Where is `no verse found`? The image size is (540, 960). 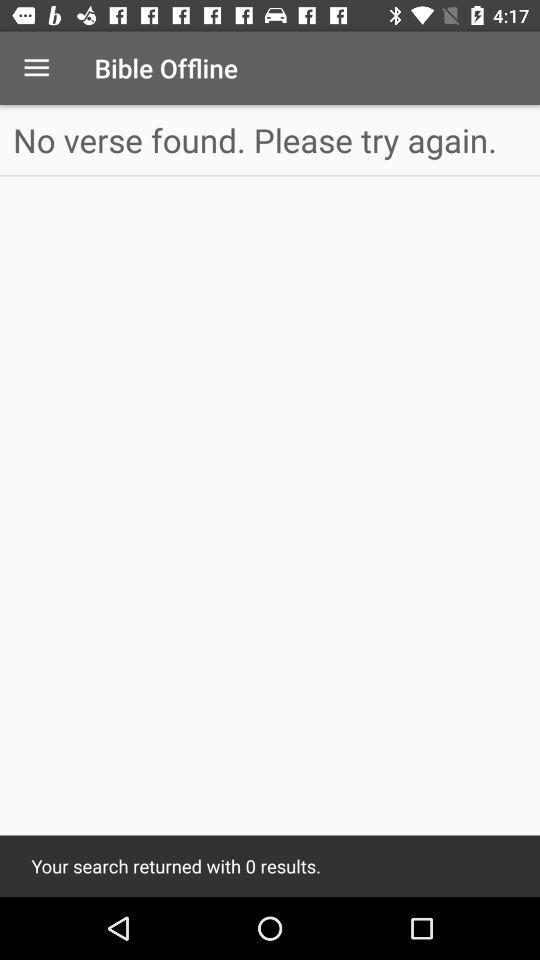
no verse found is located at coordinates (270, 139).